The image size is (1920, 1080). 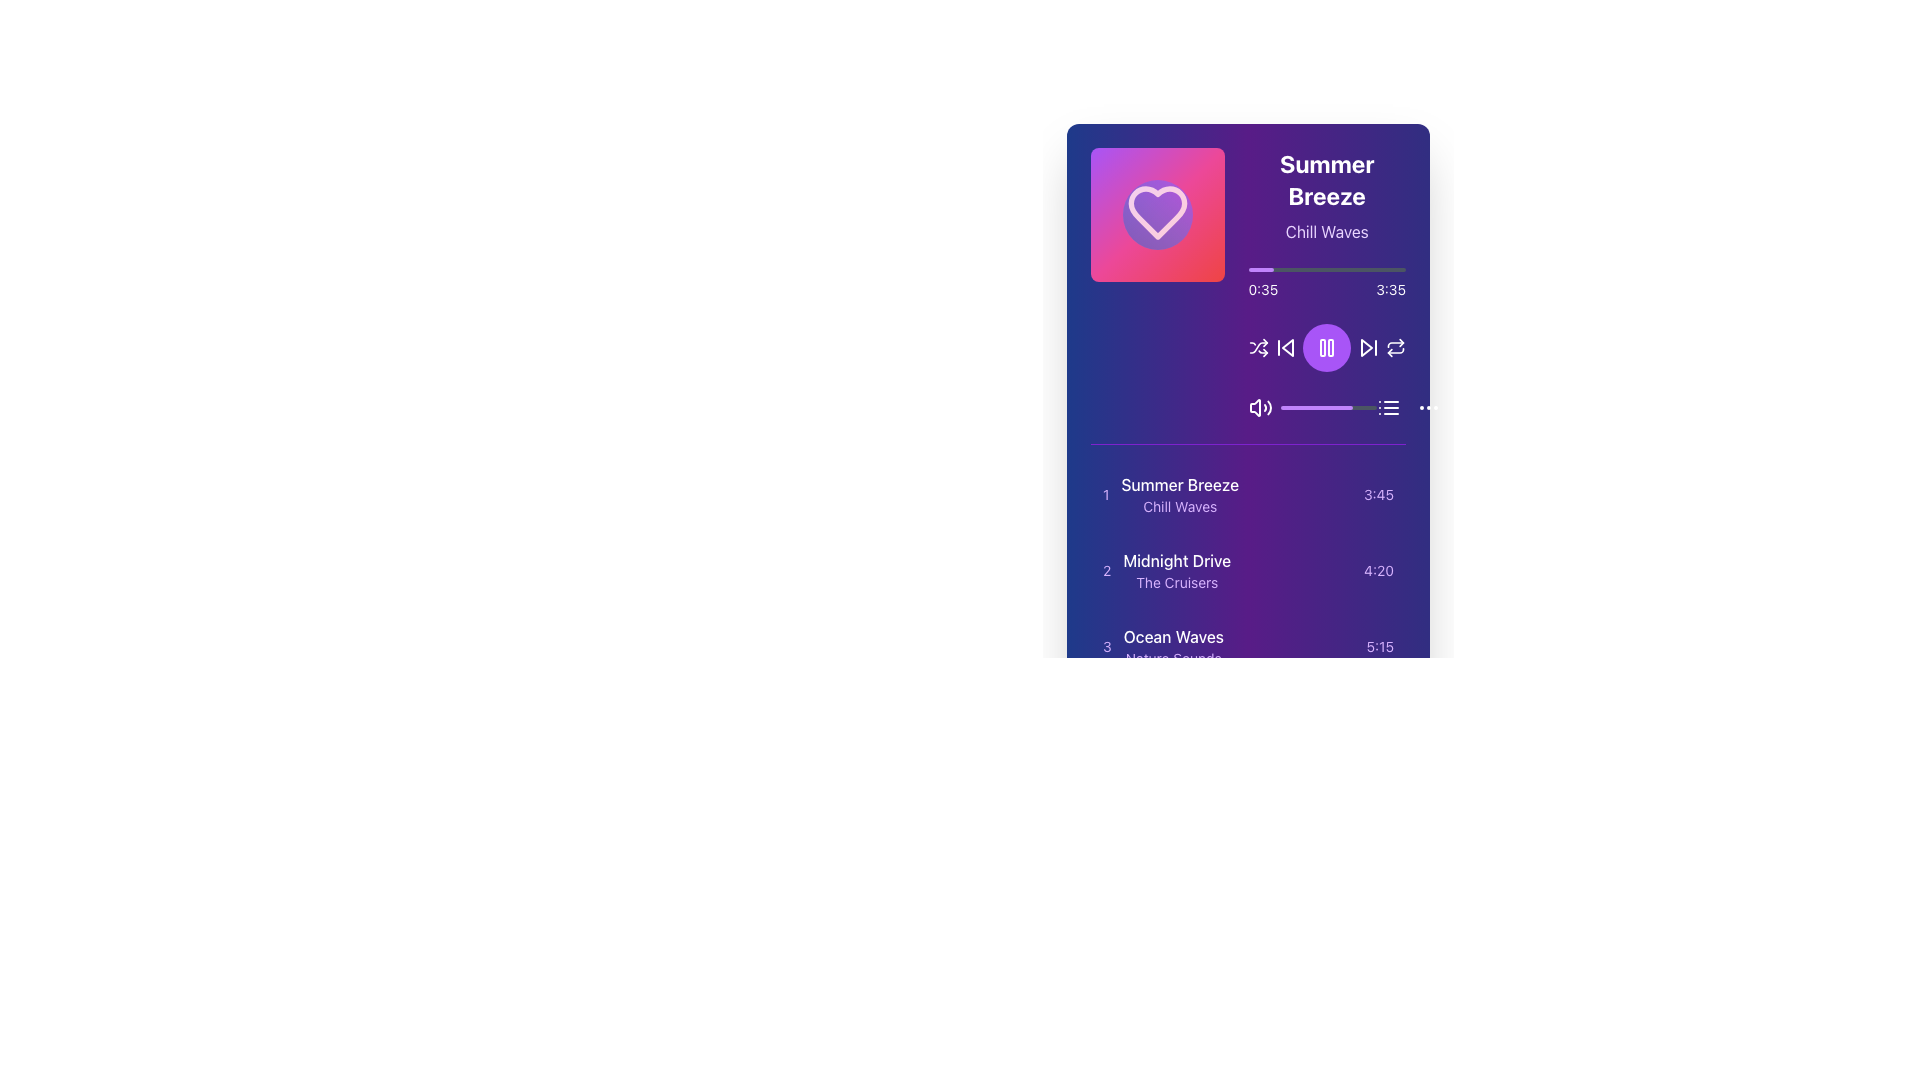 I want to click on the slider value, so click(x=1284, y=407).